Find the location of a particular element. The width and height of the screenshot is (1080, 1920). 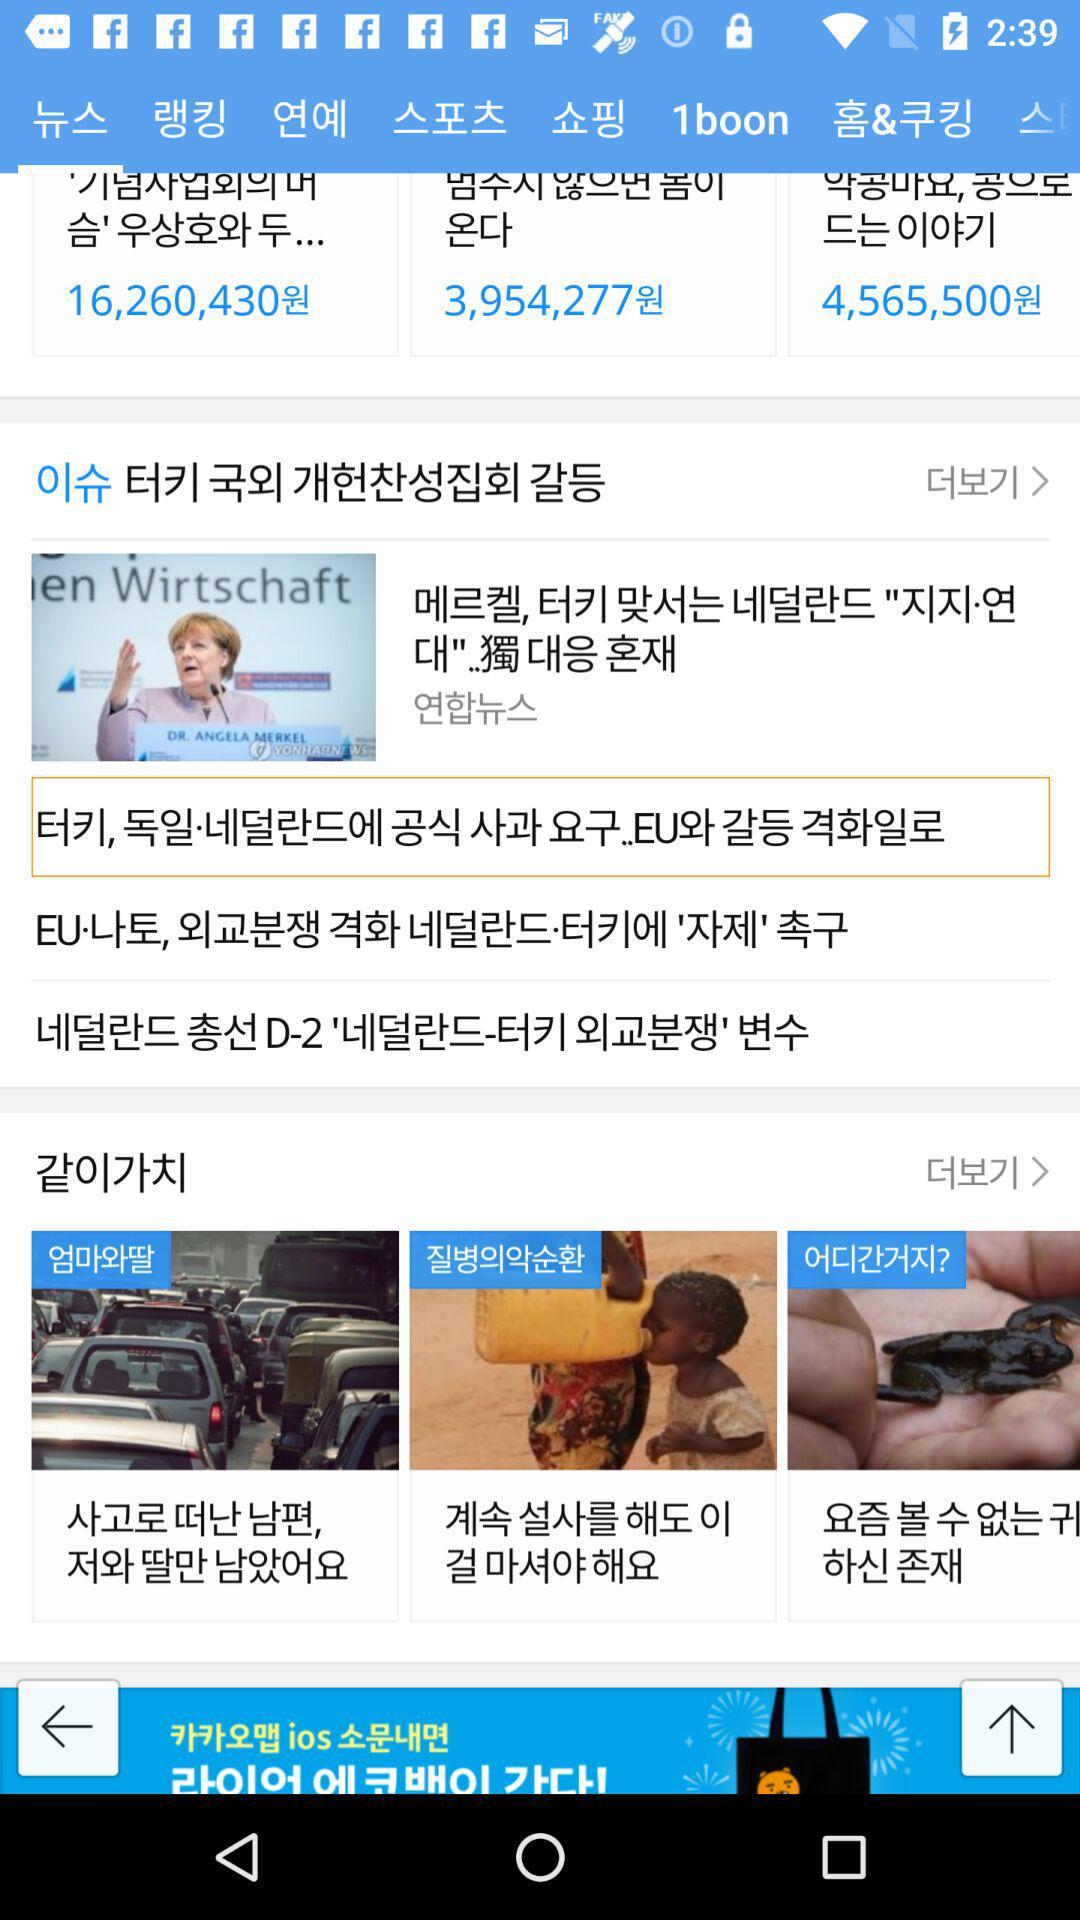

the arrow_upward icon is located at coordinates (1011, 1727).